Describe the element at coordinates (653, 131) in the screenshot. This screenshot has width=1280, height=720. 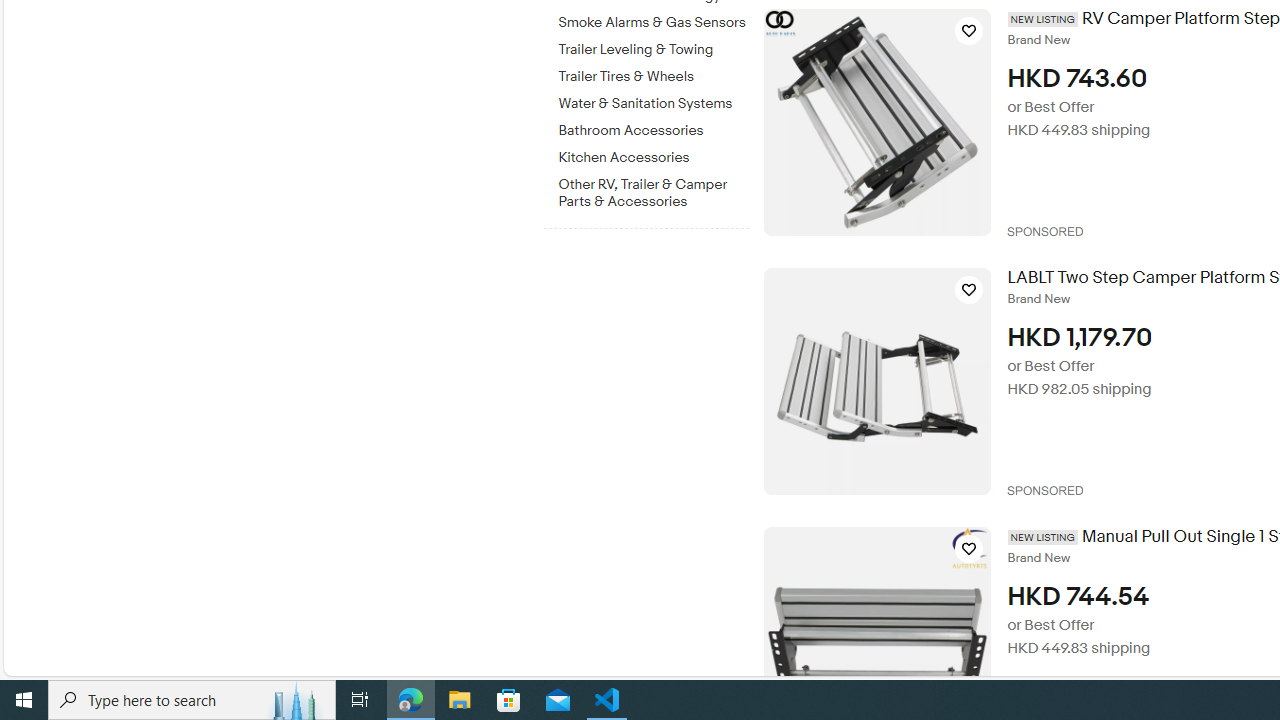
I see `'Bathroom Accessories'` at that location.